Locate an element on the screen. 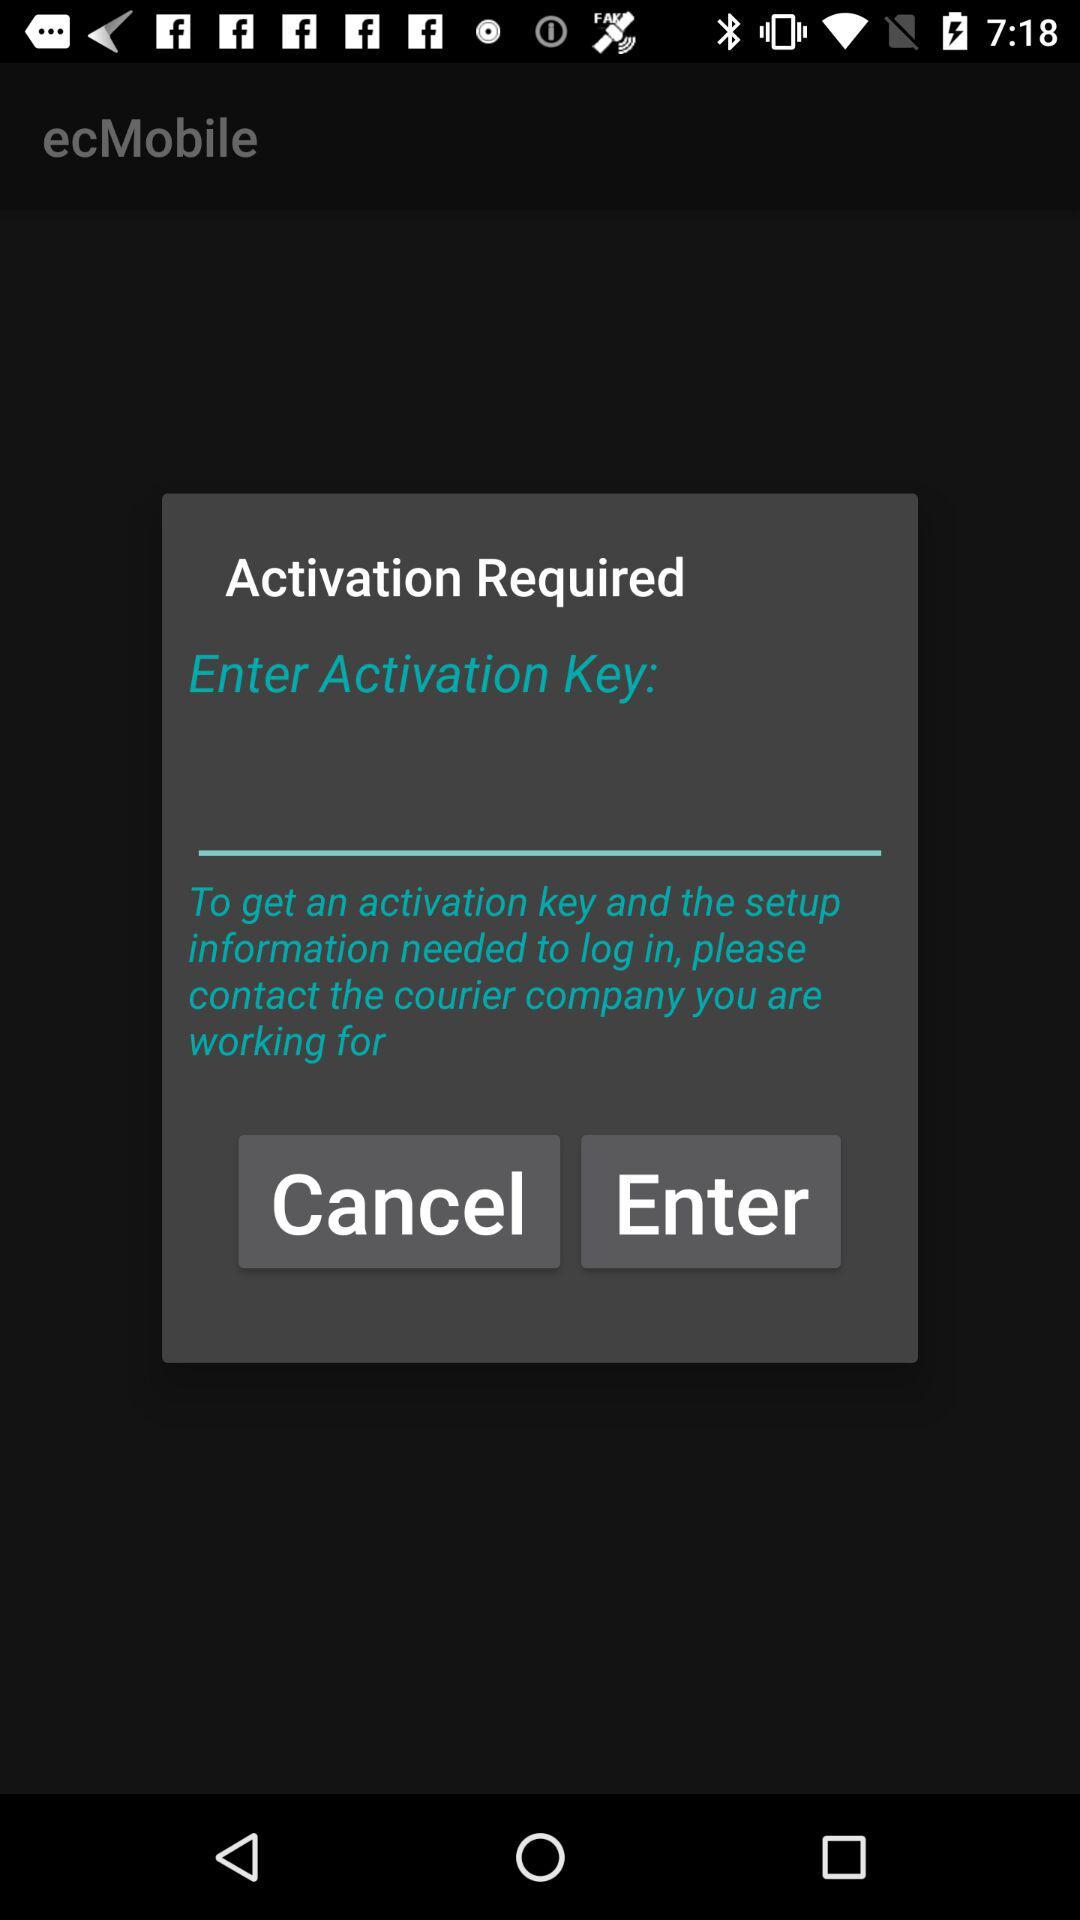 The width and height of the screenshot is (1080, 1920). button to the left of enter icon is located at coordinates (399, 1200).